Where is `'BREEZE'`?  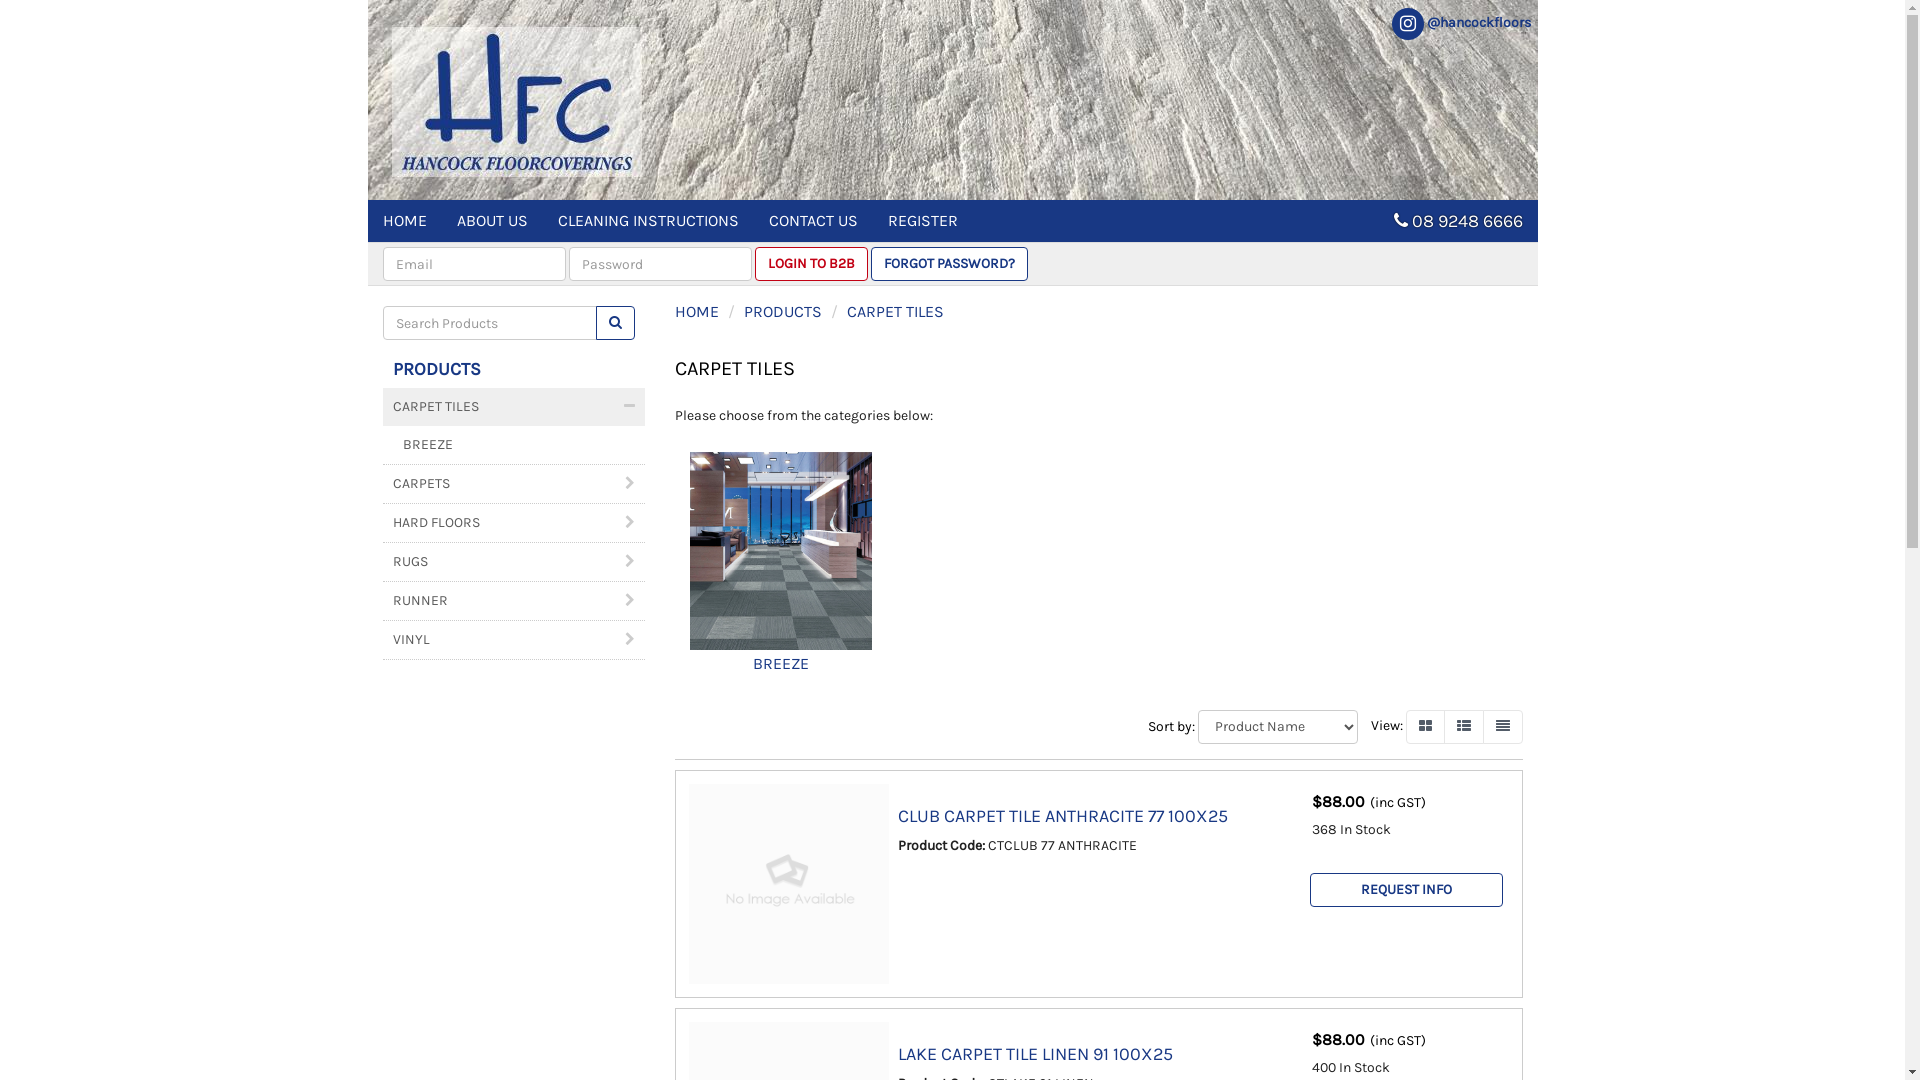
'BREEZE' is located at coordinates (780, 551).